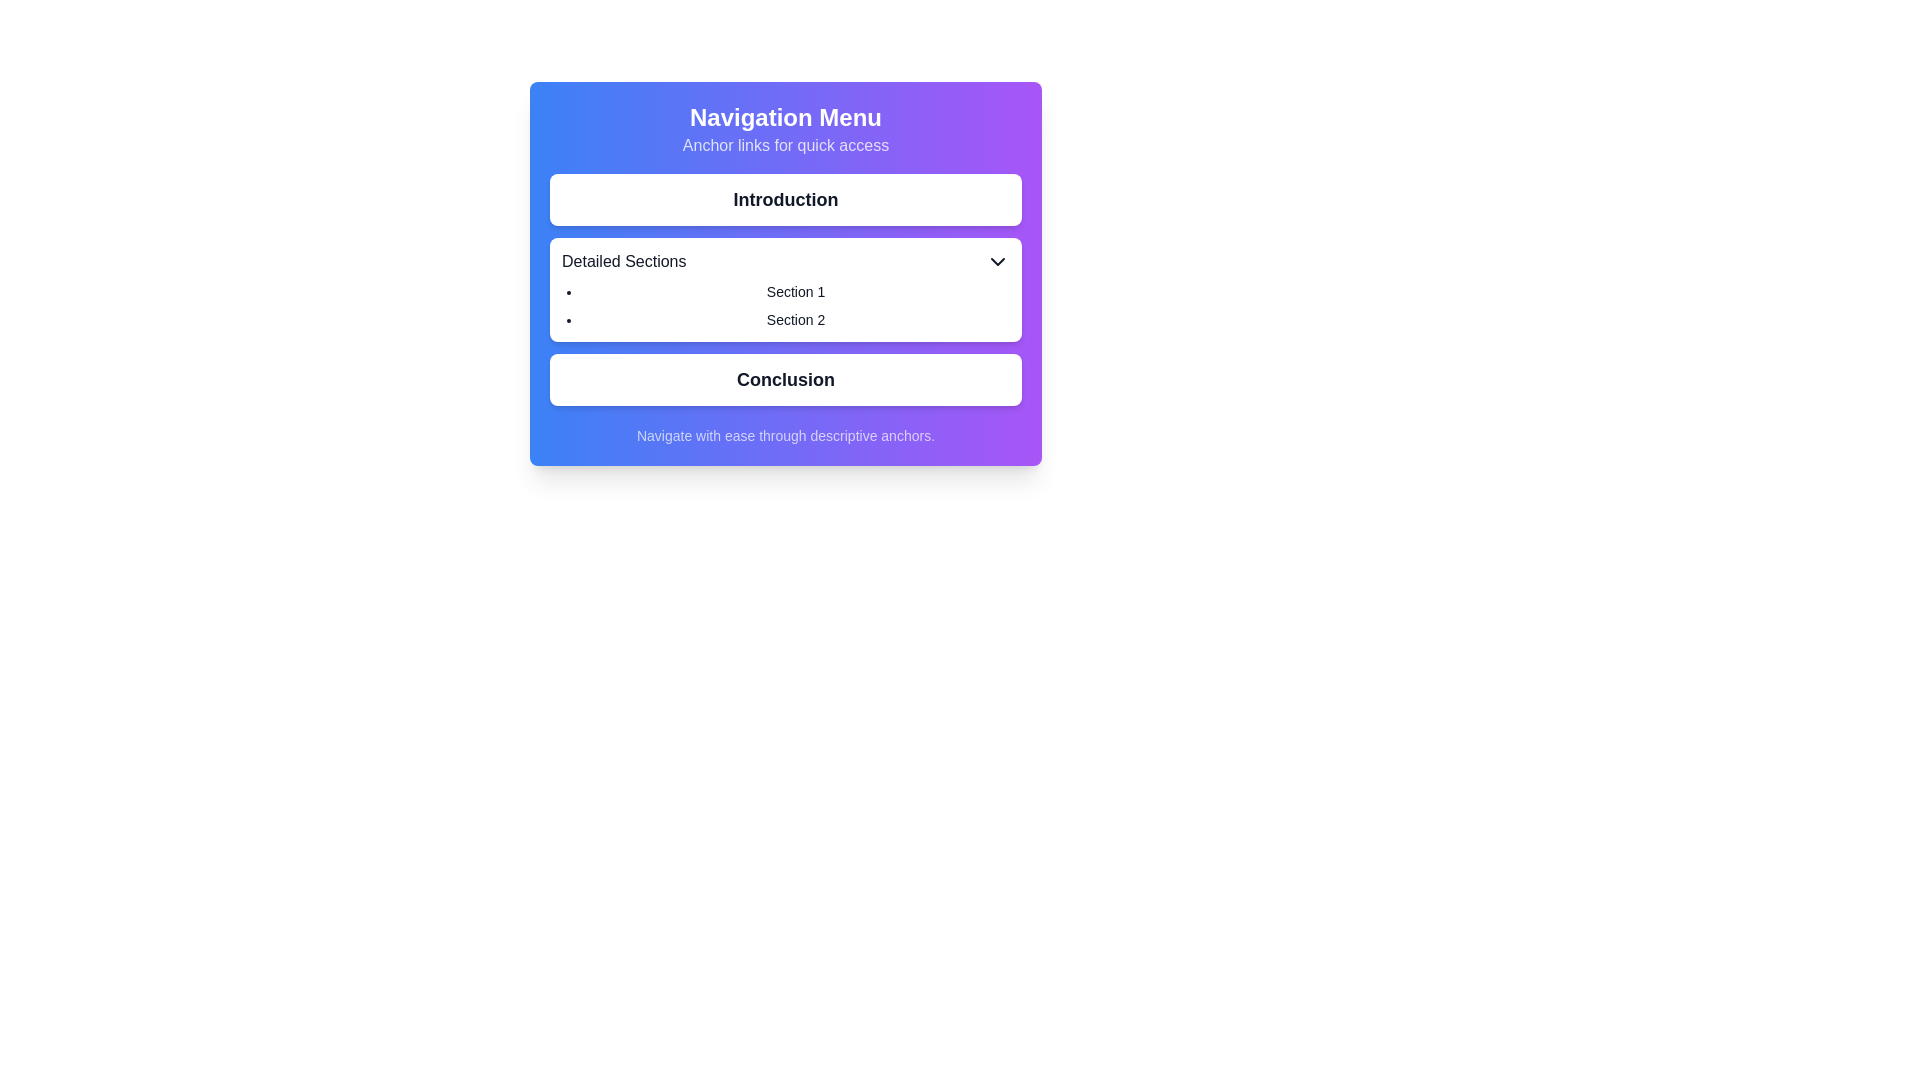  Describe the element at coordinates (785, 145) in the screenshot. I see `the text label that reads 'Anchor links for quick access', which is positioned below the 'Navigation Menu' title` at that location.